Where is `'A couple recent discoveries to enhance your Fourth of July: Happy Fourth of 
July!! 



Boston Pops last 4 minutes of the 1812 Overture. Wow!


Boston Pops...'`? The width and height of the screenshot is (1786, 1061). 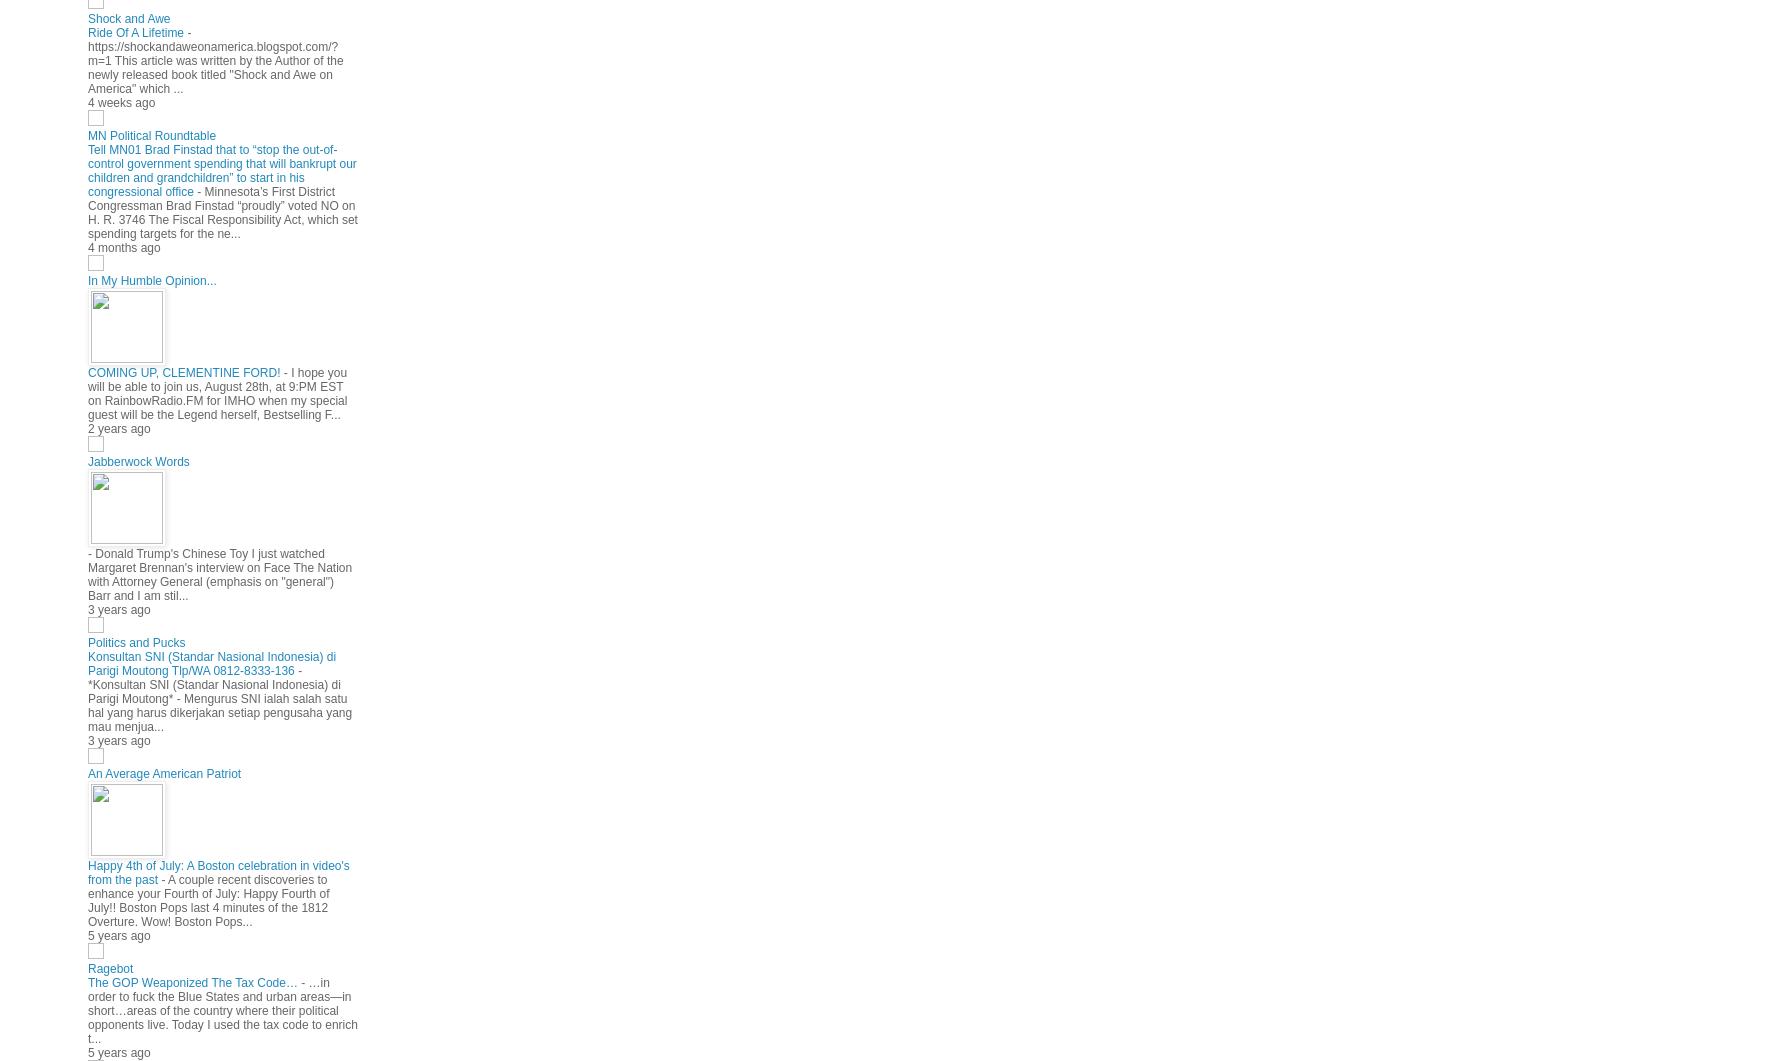 'A couple recent discoveries to enhance your Fourth of July: Happy Fourth of 
July!! 



Boston Pops last 4 minutes of the 1812 Overture. Wow!


Boston Pops...' is located at coordinates (207, 899).